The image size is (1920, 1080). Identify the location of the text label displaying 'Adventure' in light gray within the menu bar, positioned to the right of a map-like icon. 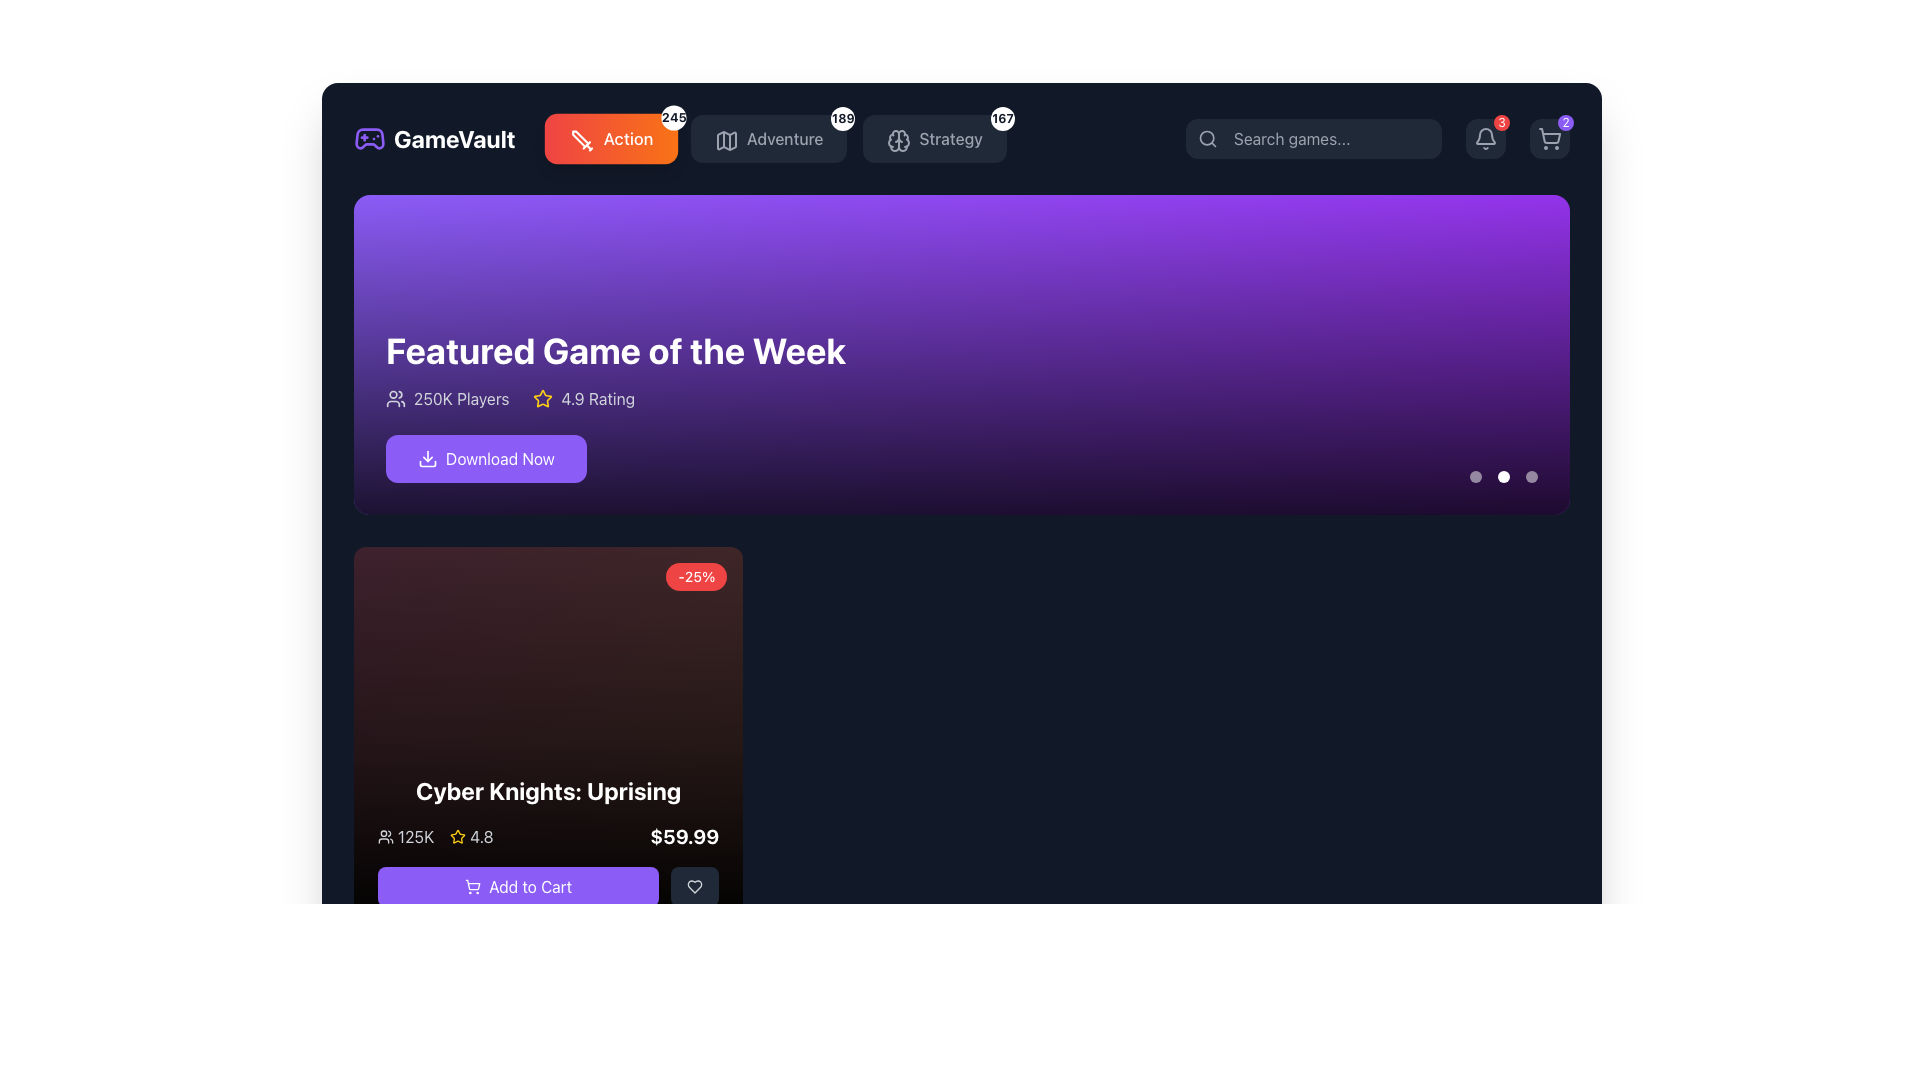
(784, 137).